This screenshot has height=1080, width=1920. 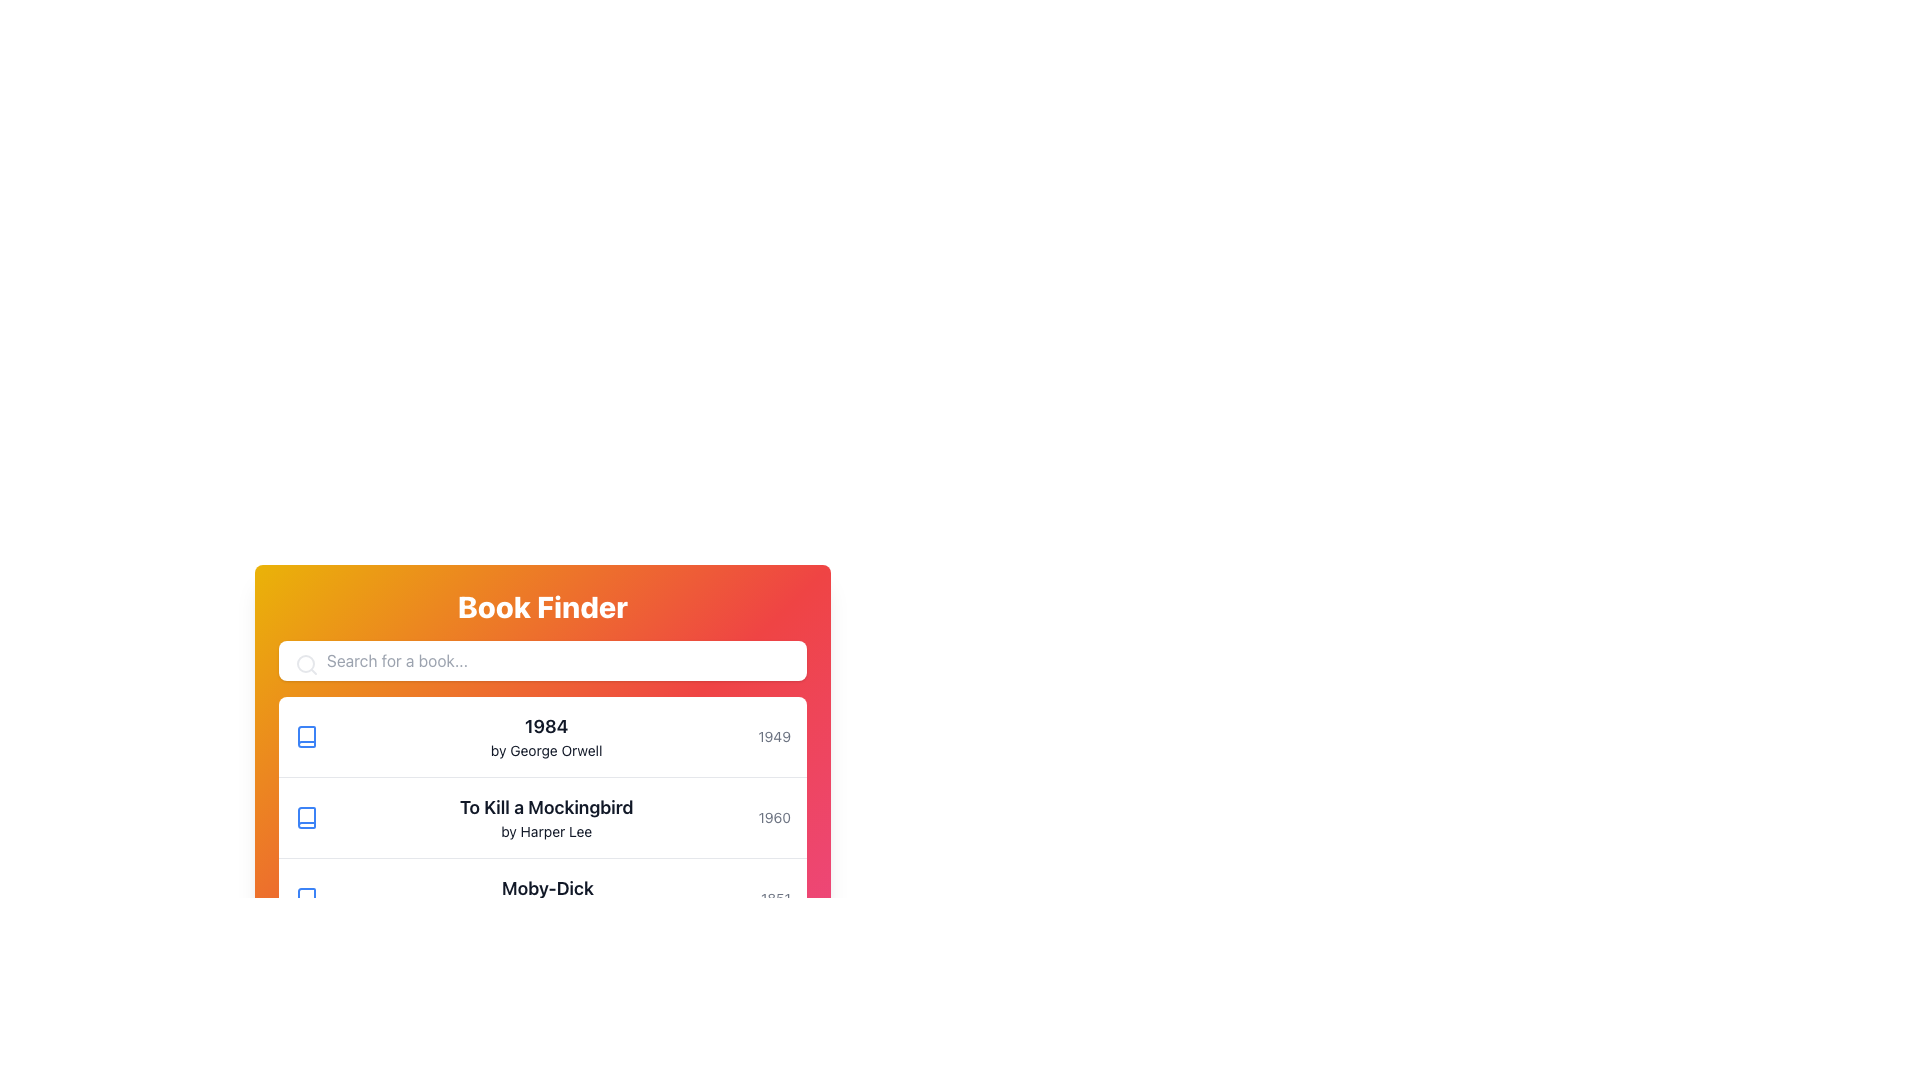 What do you see at coordinates (306, 736) in the screenshot?
I see `the compact blue book icon with a thin outline, located to the left of the title '1984' in the list item` at bounding box center [306, 736].